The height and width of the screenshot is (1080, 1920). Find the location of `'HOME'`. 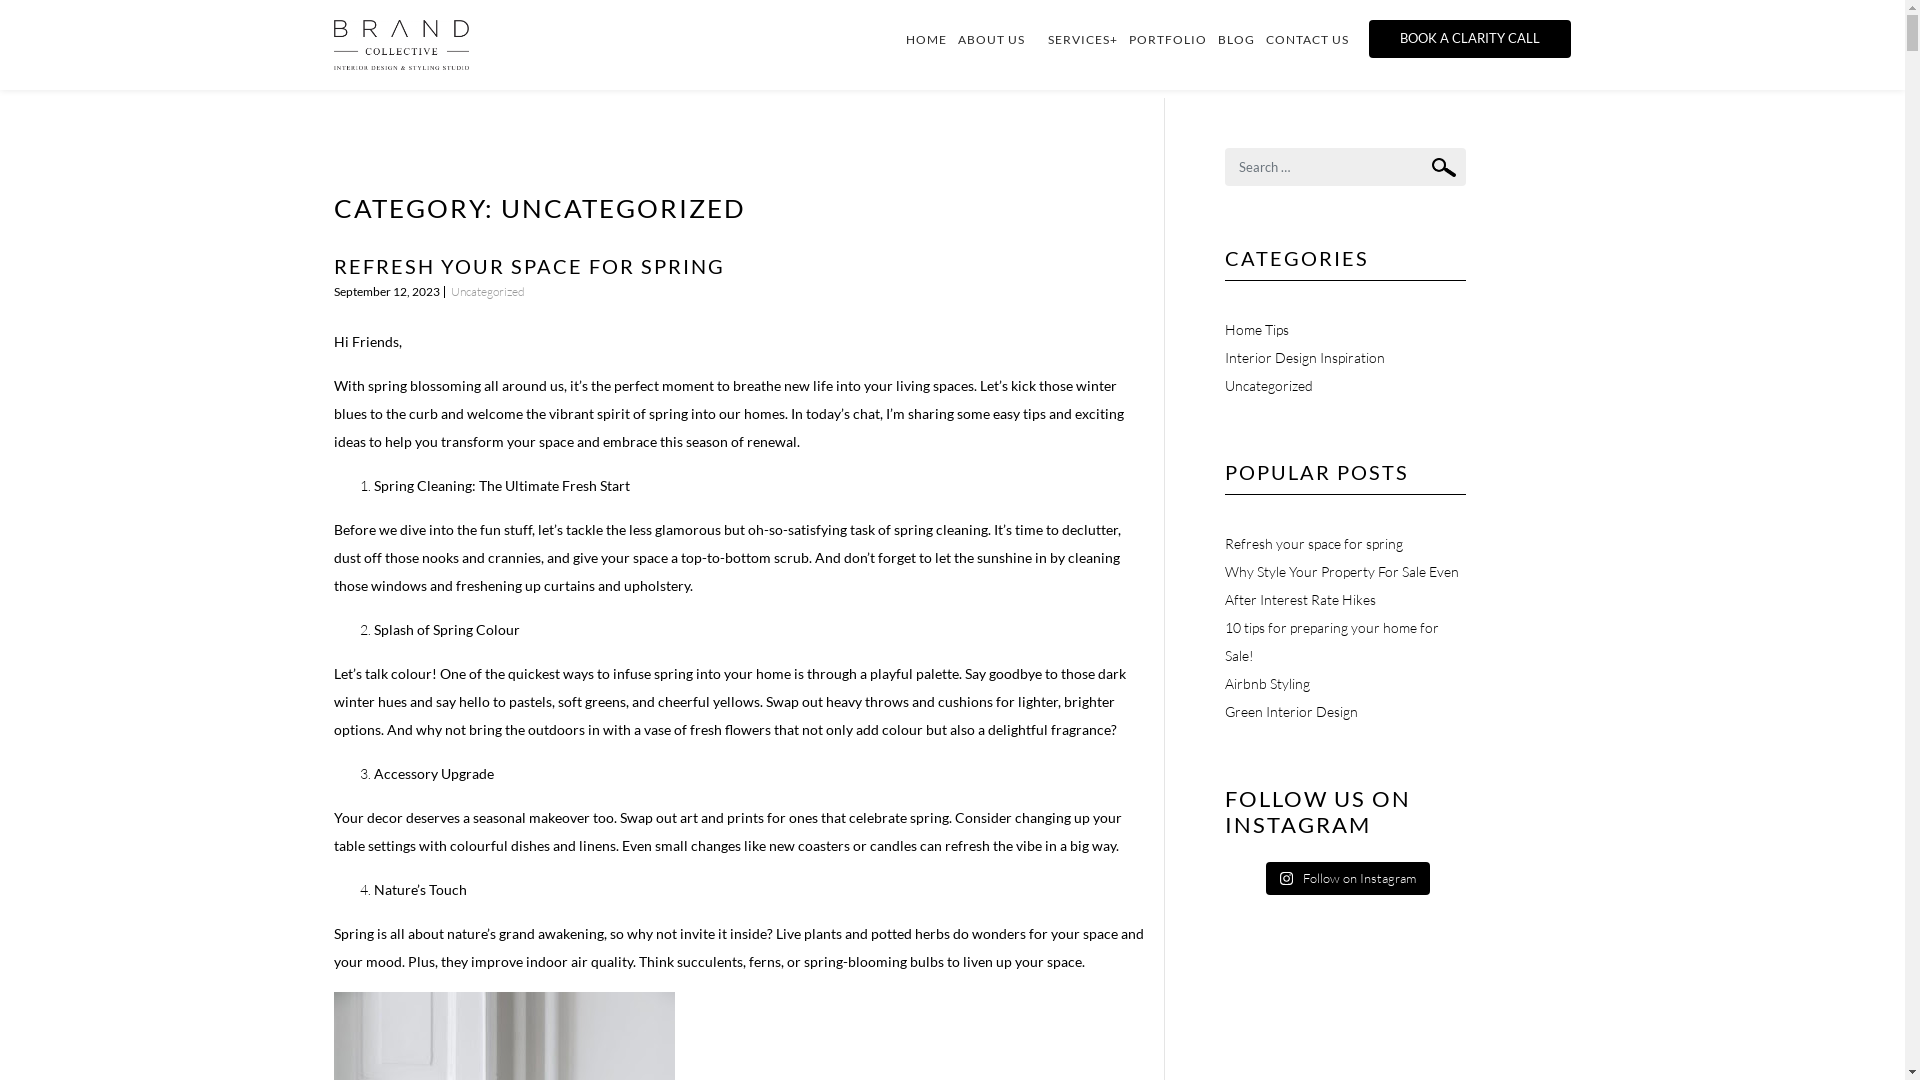

'HOME' is located at coordinates (931, 39).